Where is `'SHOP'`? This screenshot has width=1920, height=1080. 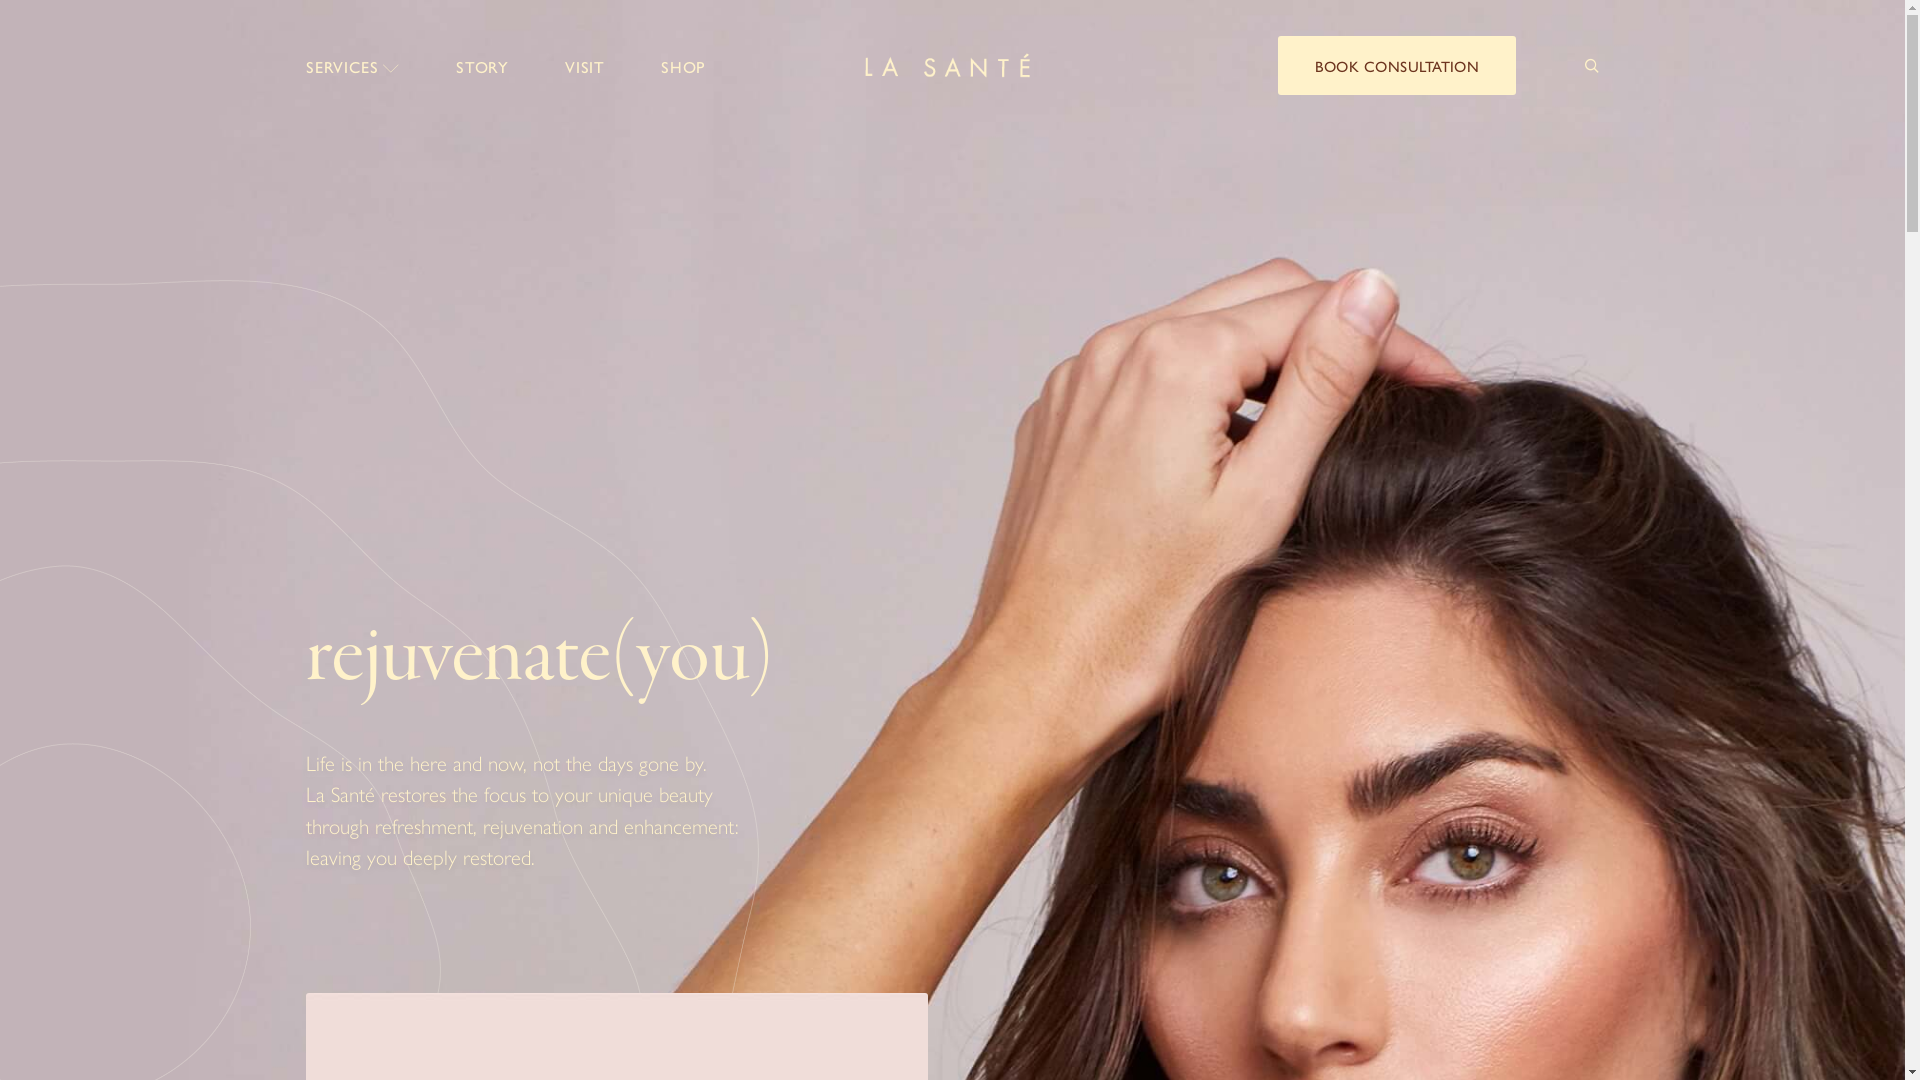
'SHOP' is located at coordinates (683, 65).